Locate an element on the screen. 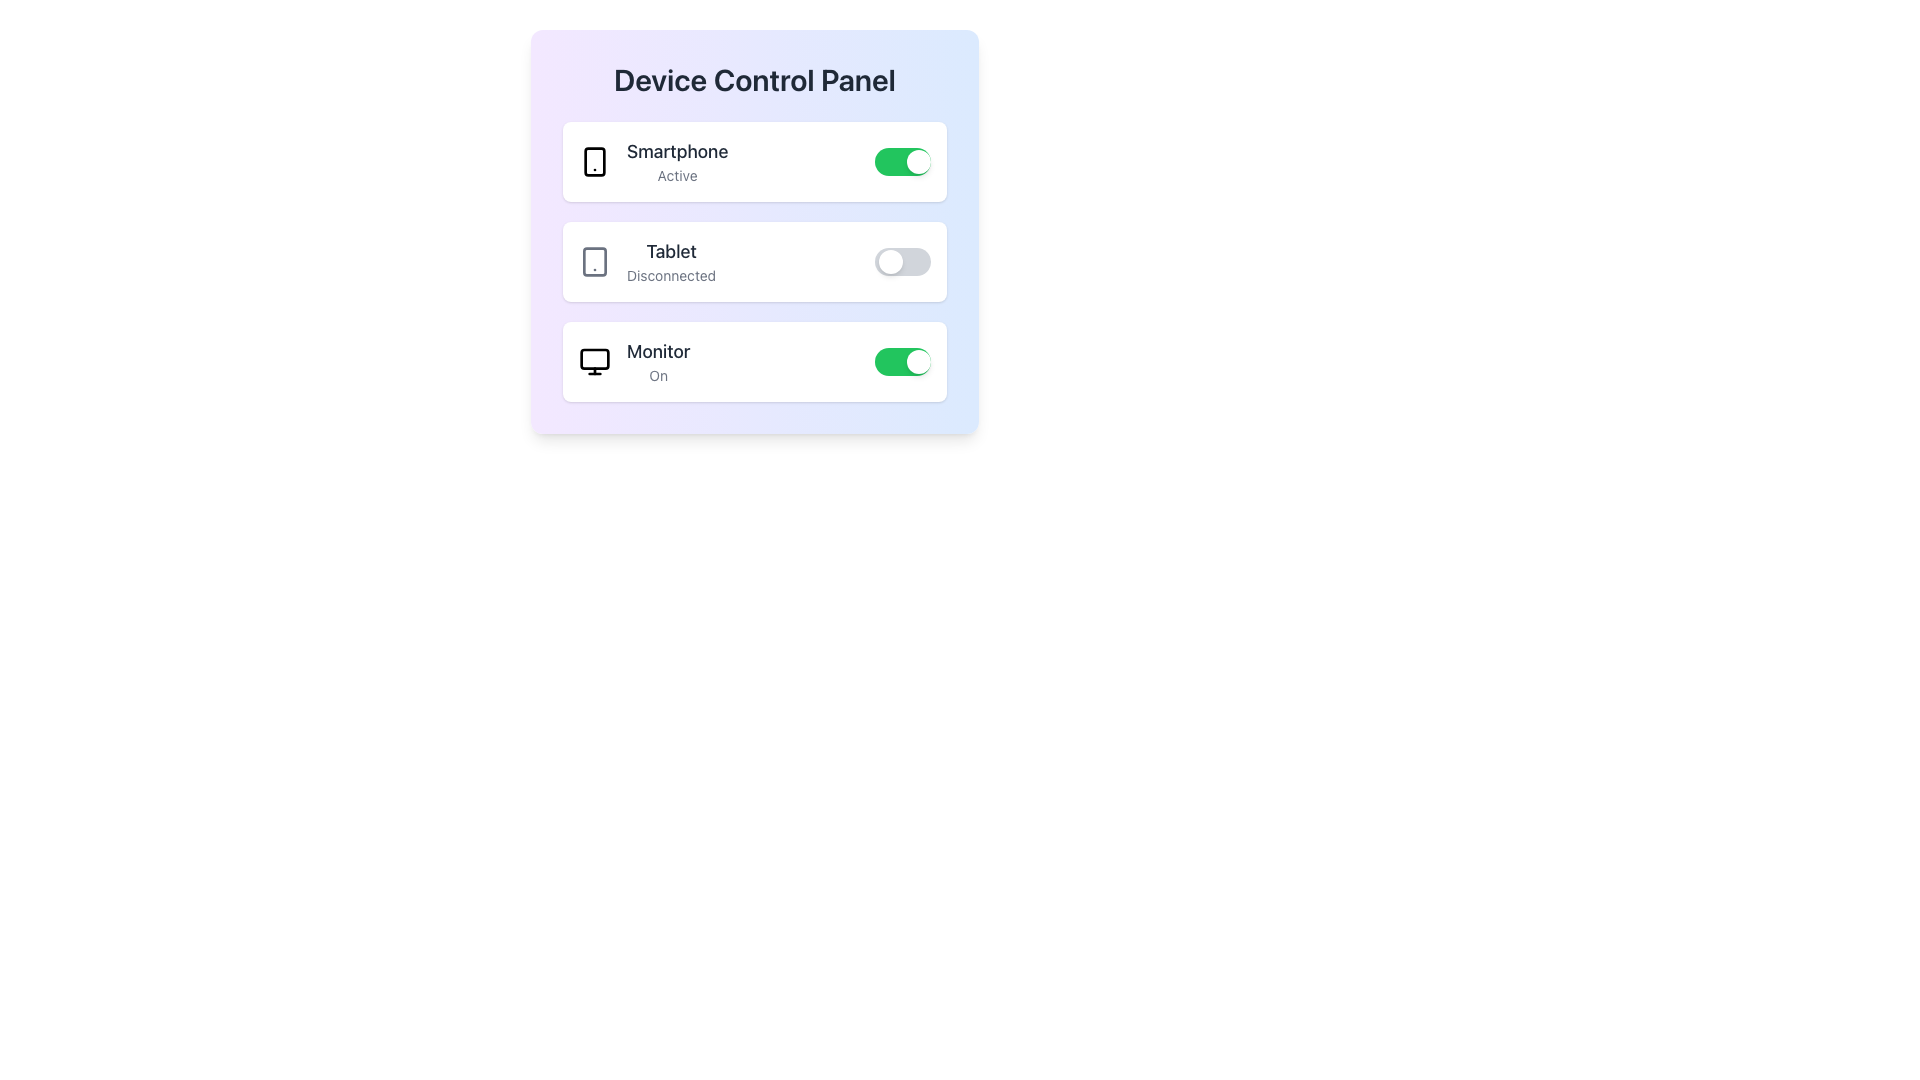  the Text label displaying the connection status of the tablet, located in the second row of the Device Control Panel, next to the tablet icon and the toggle switch is located at coordinates (671, 261).